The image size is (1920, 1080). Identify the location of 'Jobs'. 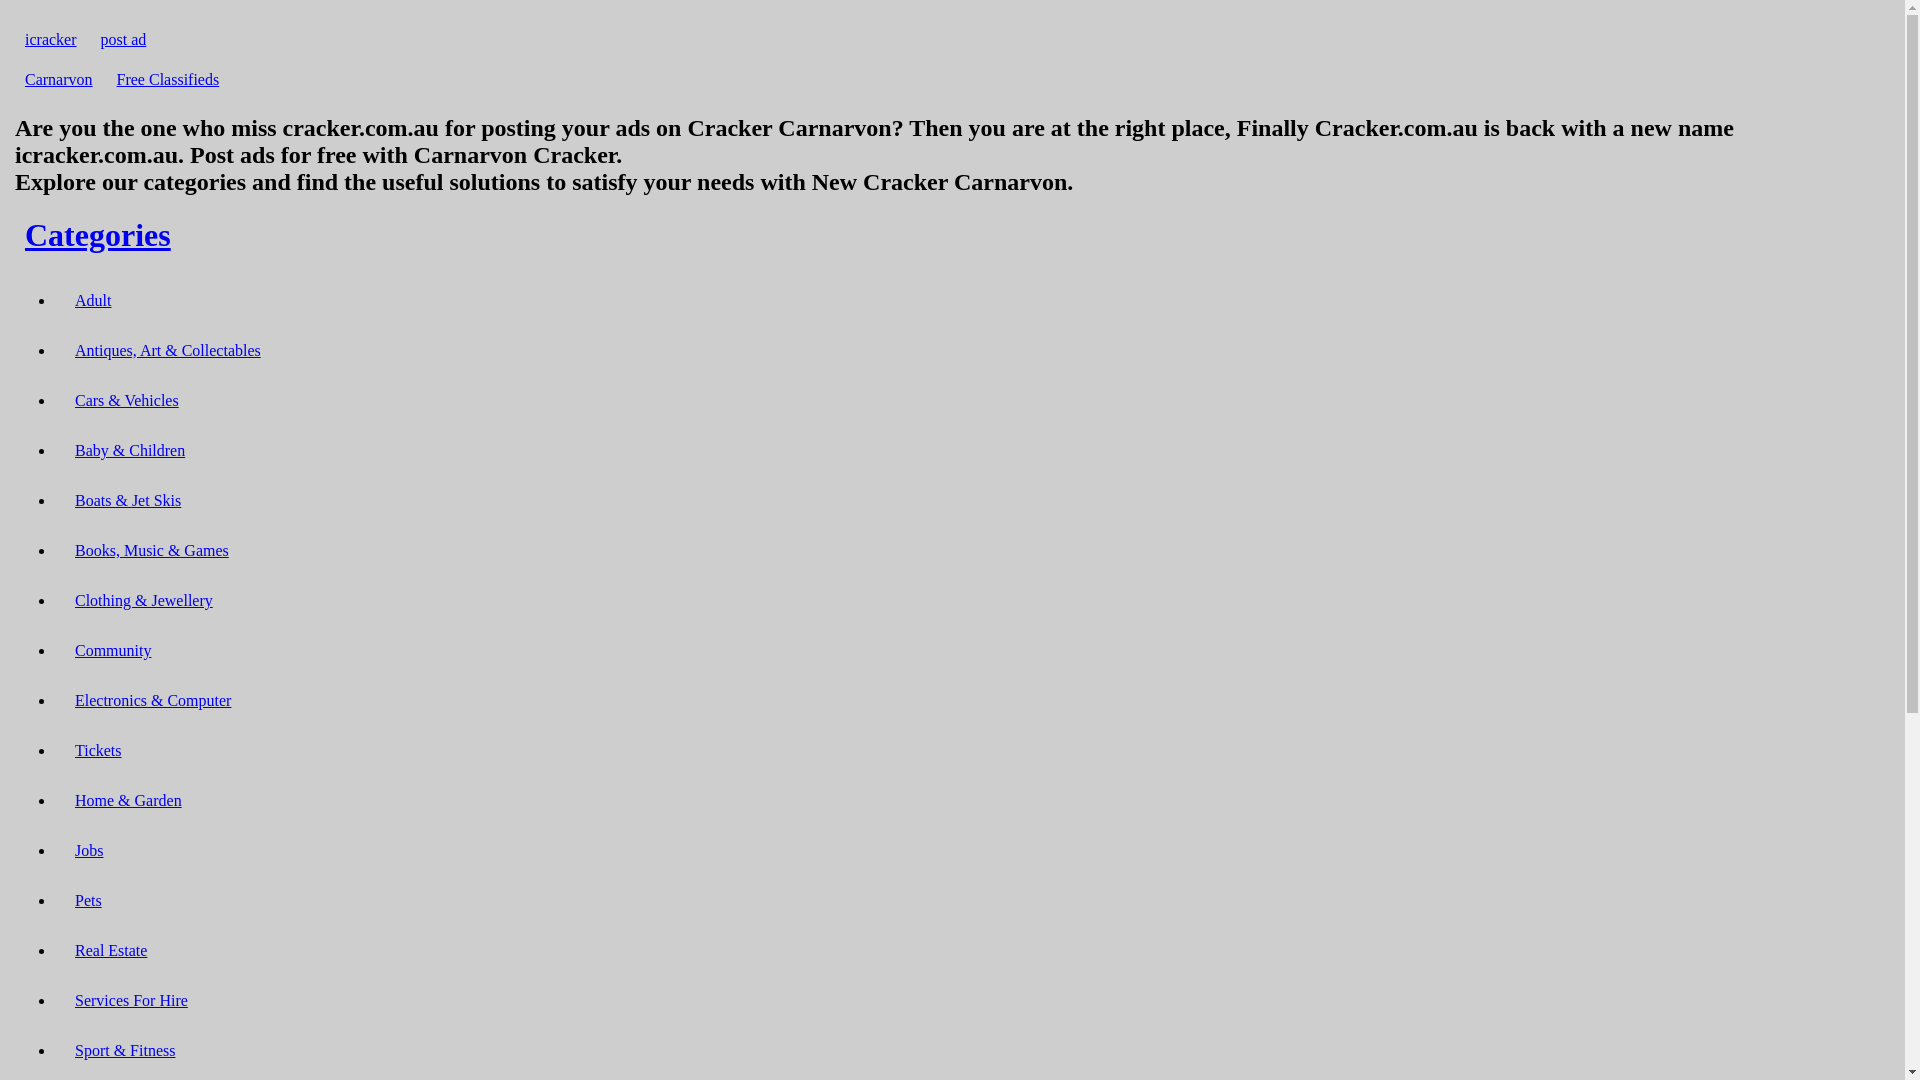
(88, 850).